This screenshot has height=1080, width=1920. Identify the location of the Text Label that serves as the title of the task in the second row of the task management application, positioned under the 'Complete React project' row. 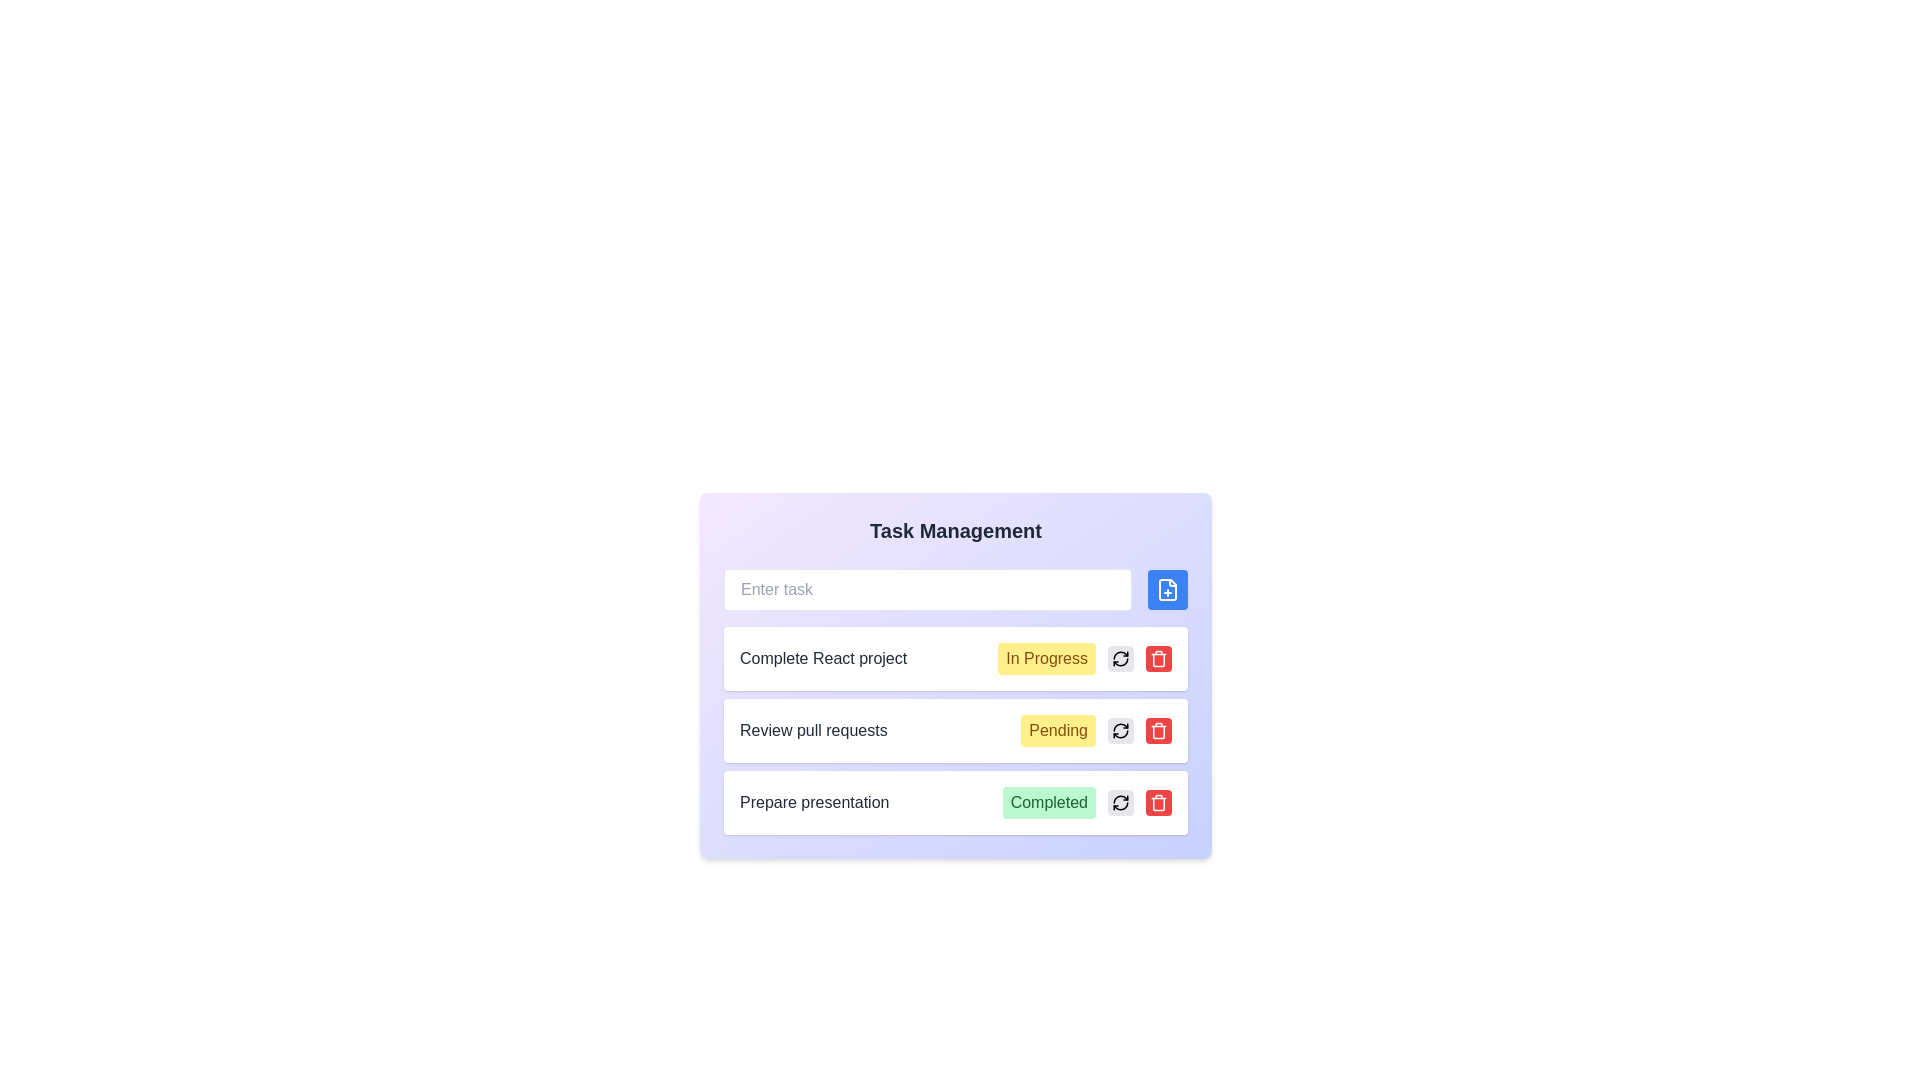
(813, 731).